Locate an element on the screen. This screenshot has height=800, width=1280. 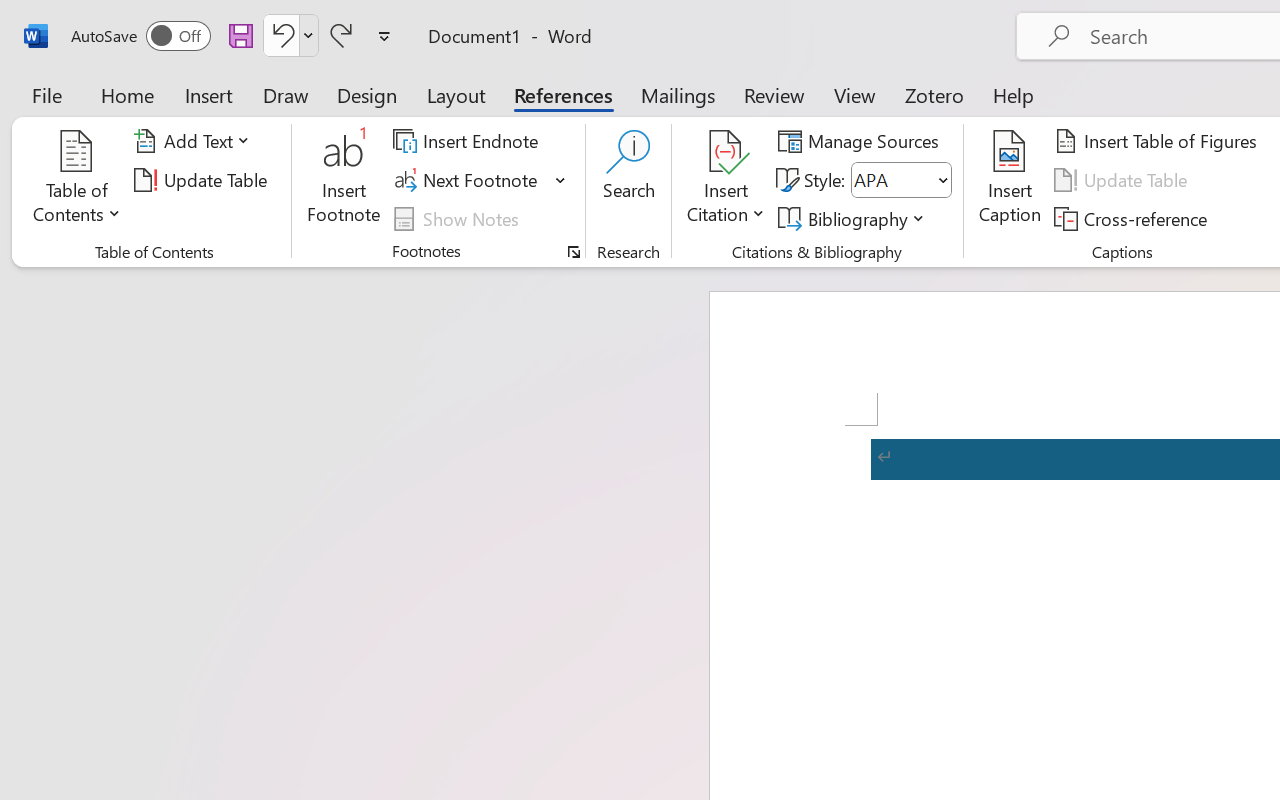
'Style' is located at coordinates (891, 178).